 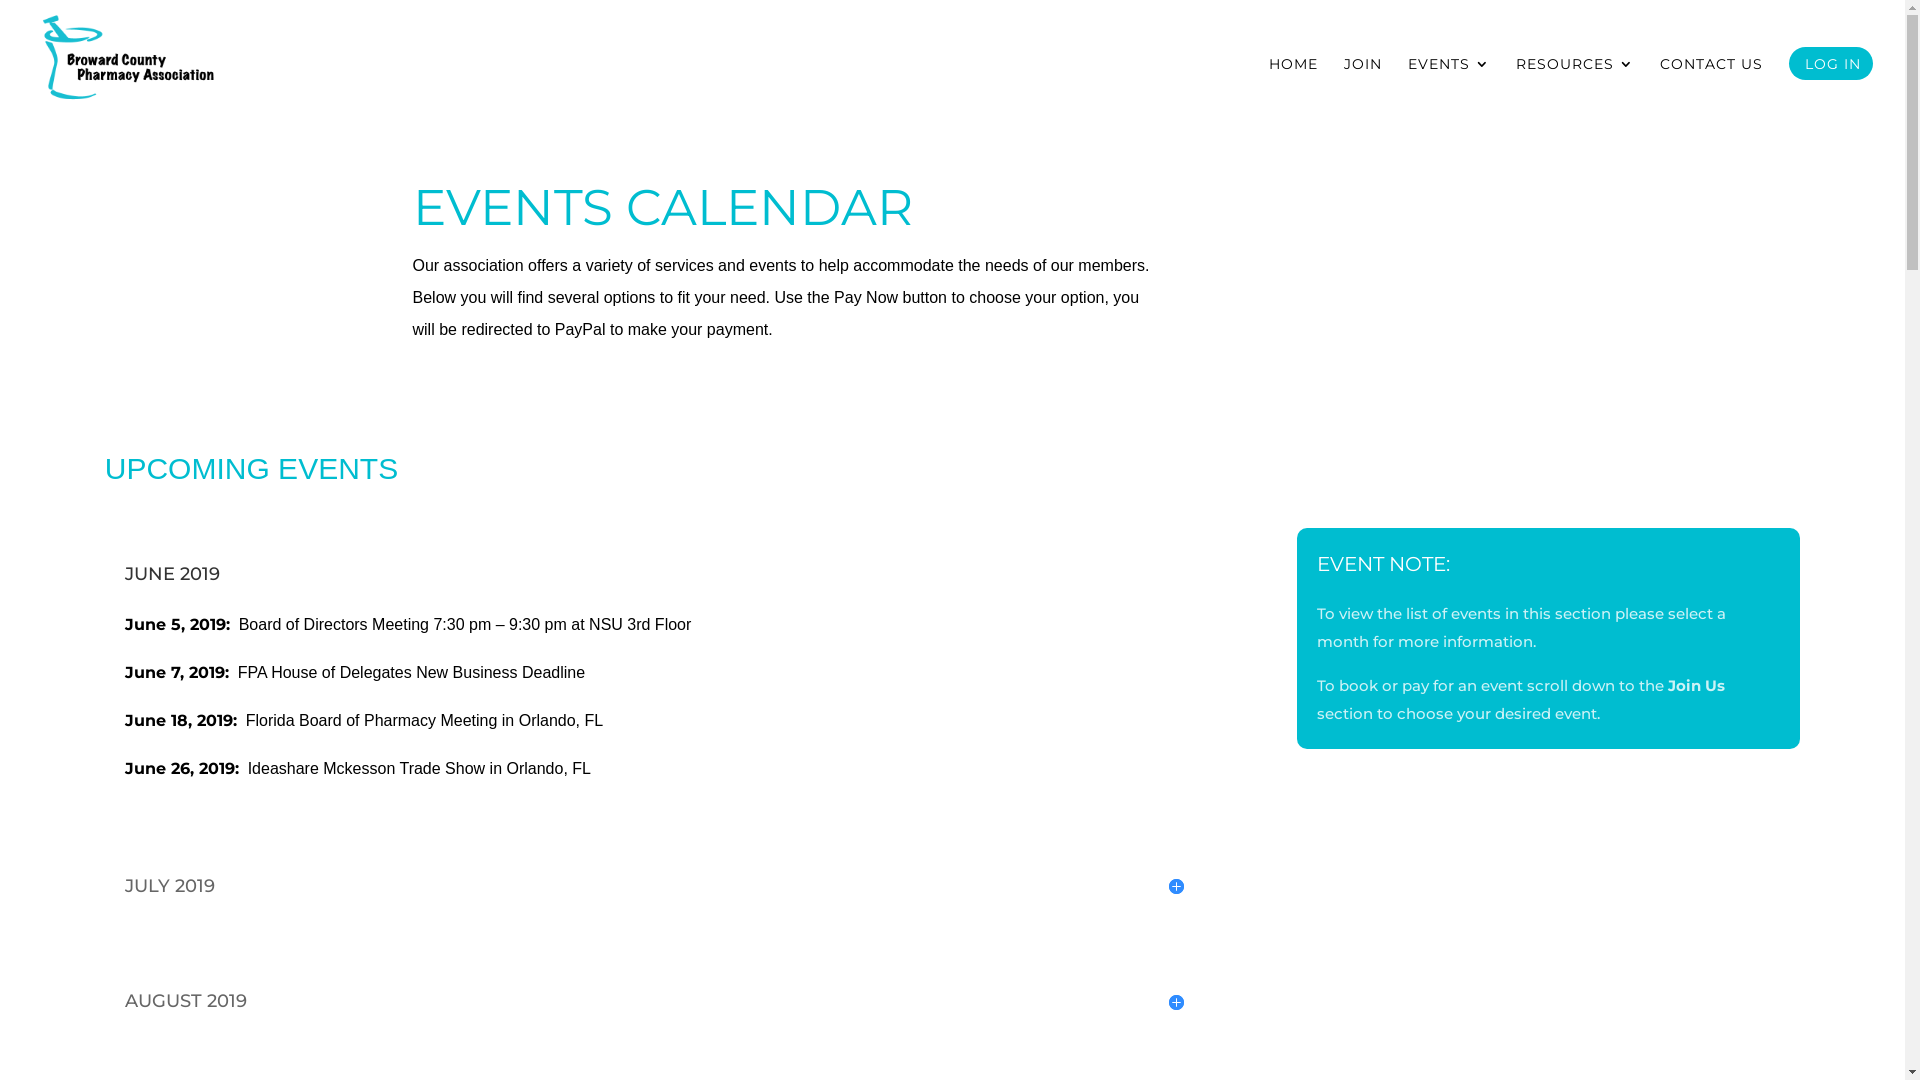 I want to click on 'CONTACT US', so click(x=1710, y=86).